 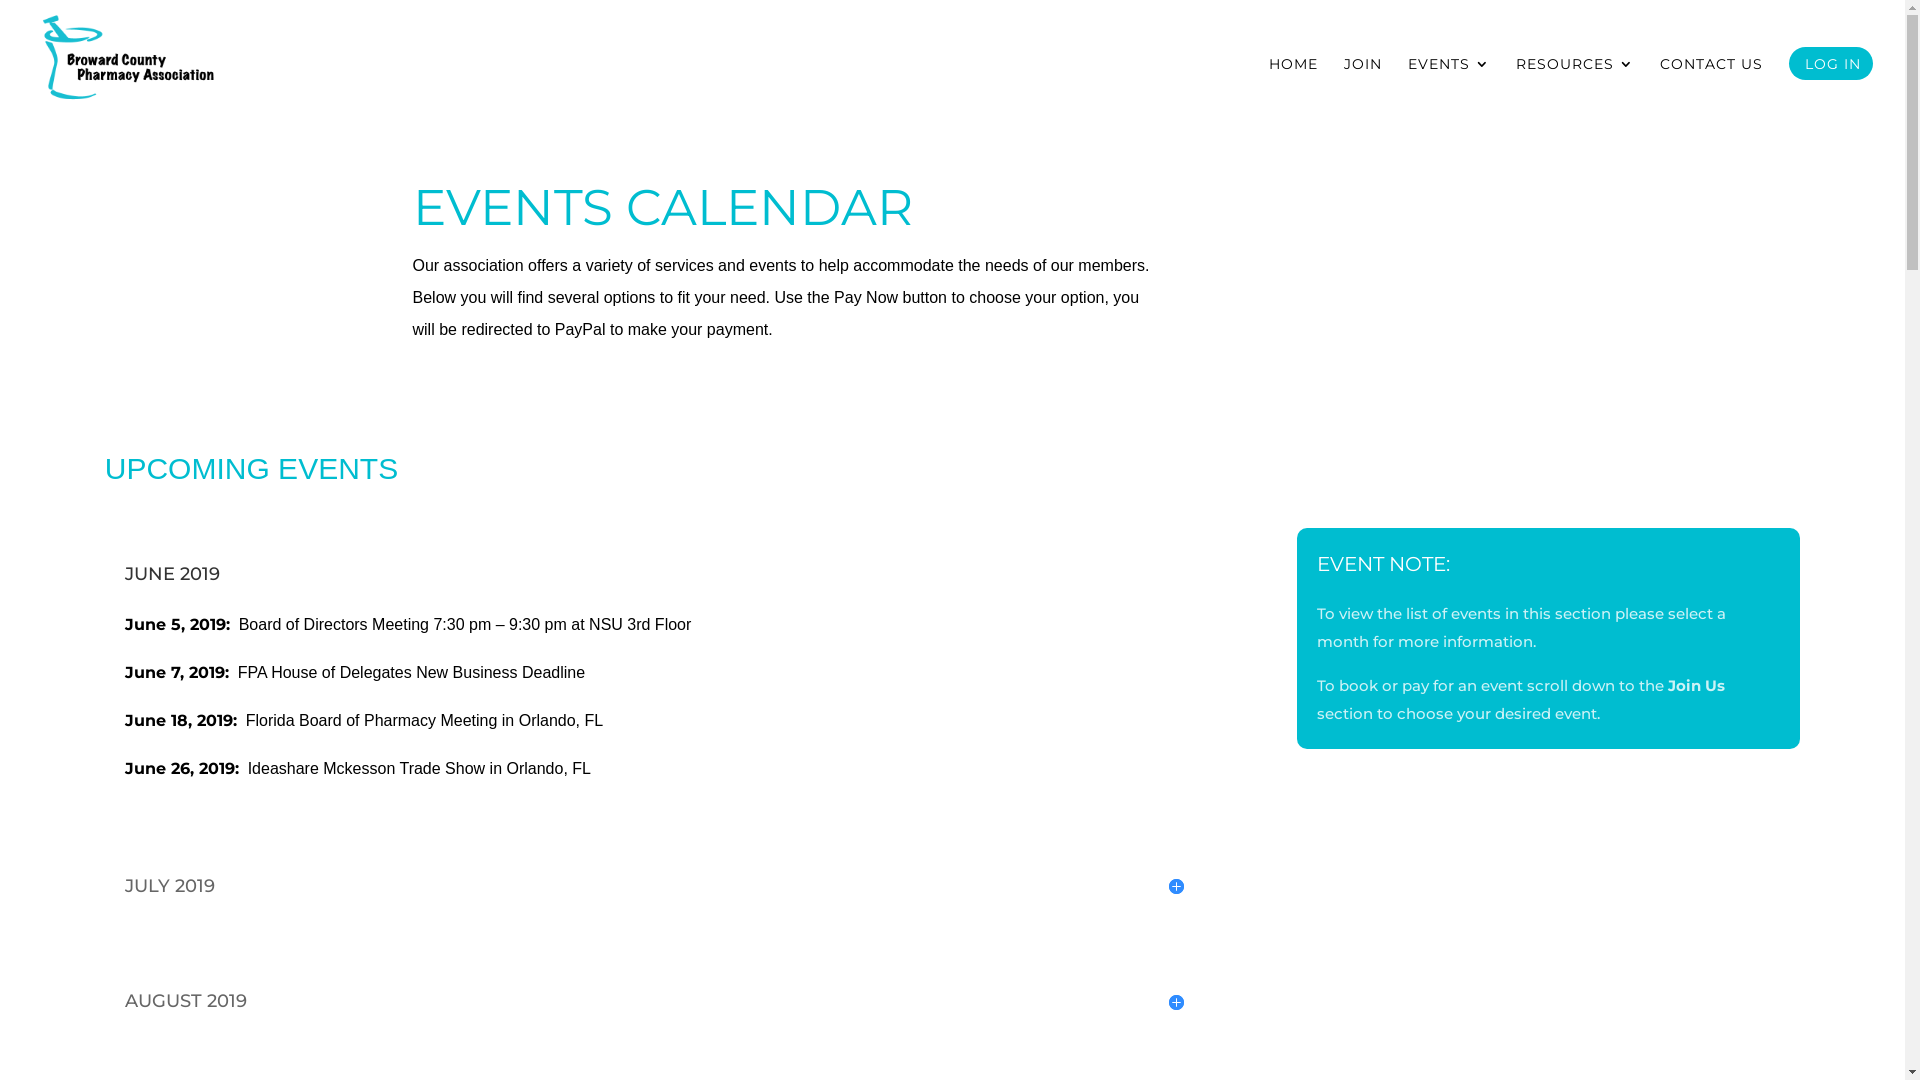 I want to click on 'CONTACT US', so click(x=1710, y=86).